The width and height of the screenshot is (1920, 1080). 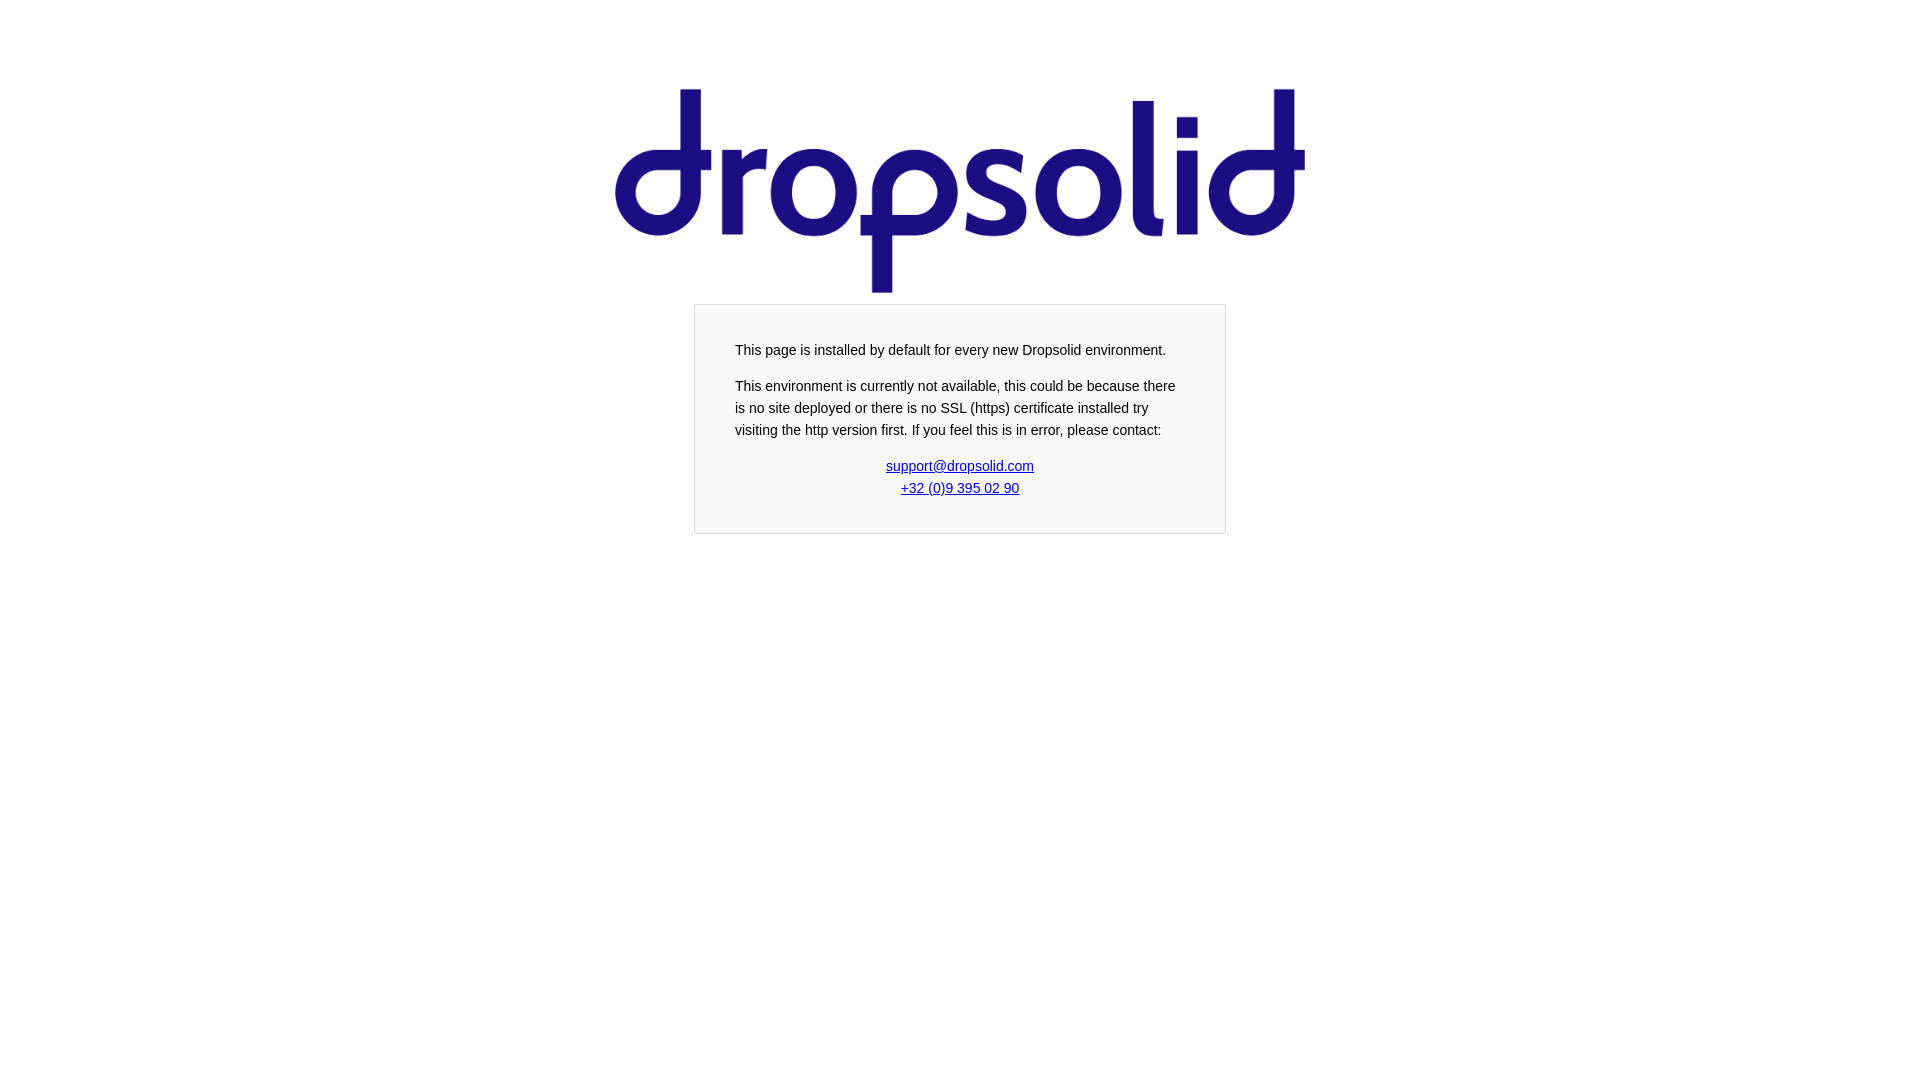 What do you see at coordinates (885, 466) in the screenshot?
I see `'support@dropsolid.com'` at bounding box center [885, 466].